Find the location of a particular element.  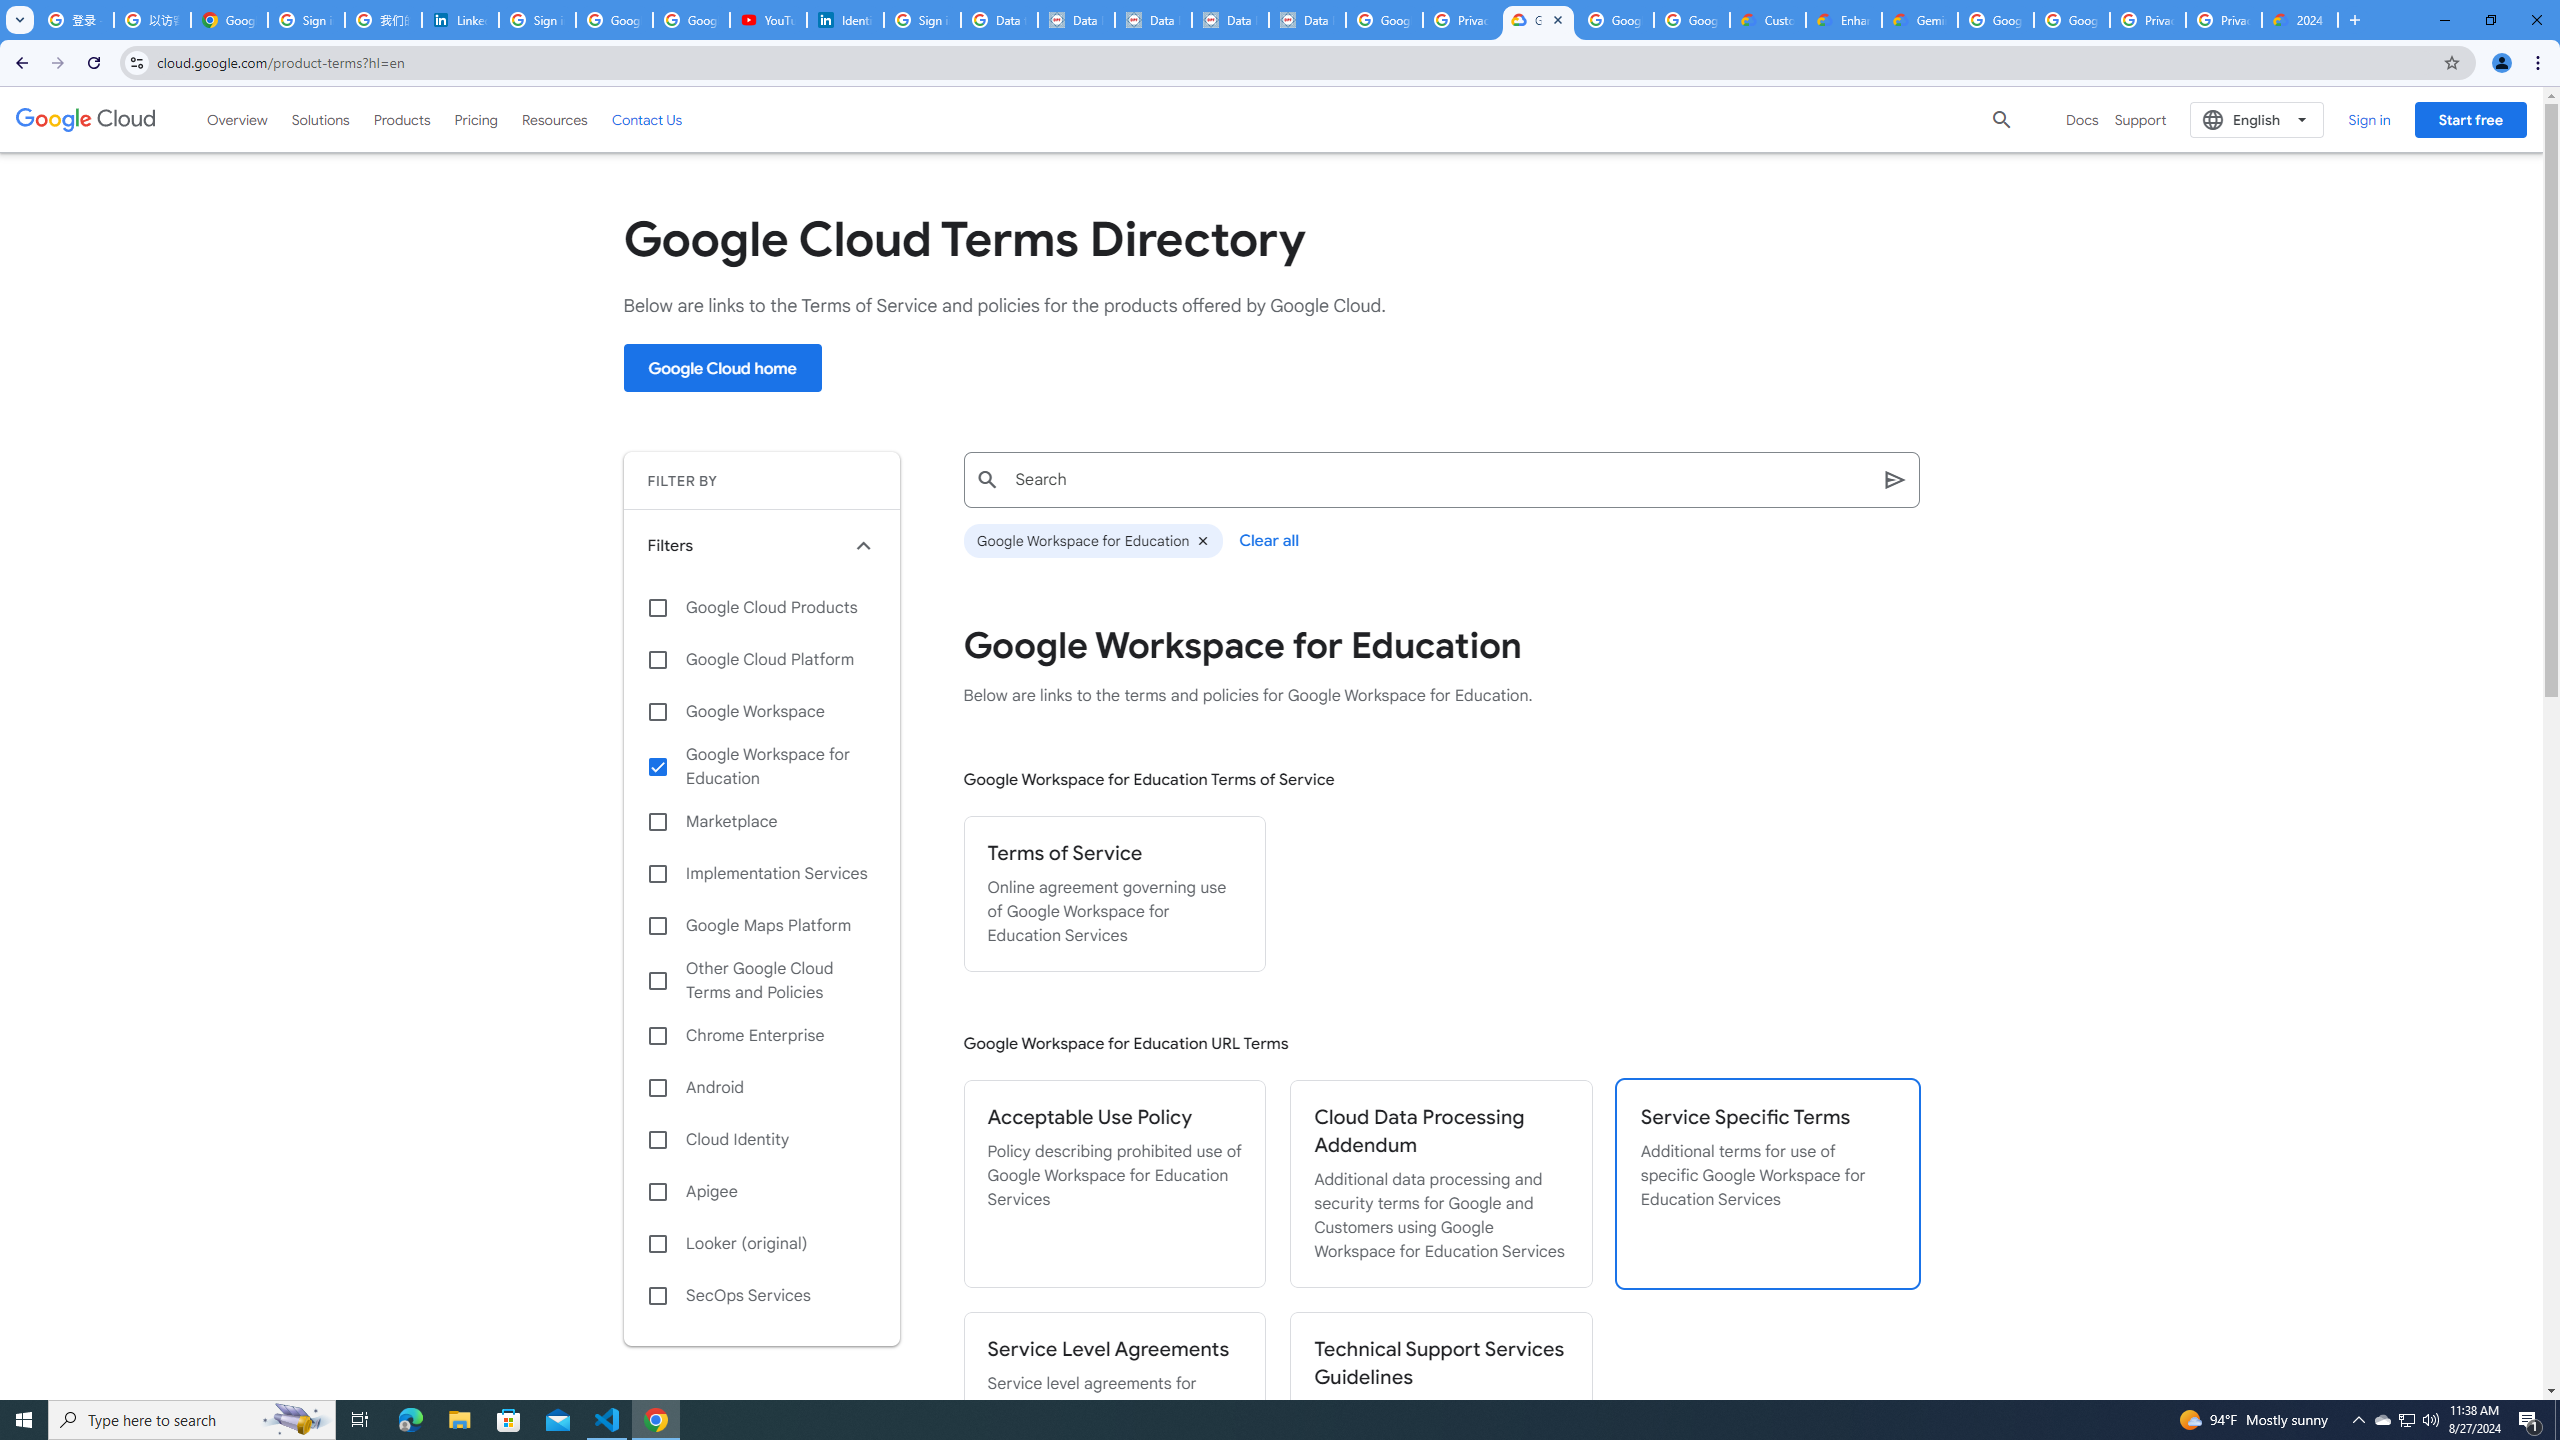

'Google Cloud Products' is located at coordinates (761, 606).